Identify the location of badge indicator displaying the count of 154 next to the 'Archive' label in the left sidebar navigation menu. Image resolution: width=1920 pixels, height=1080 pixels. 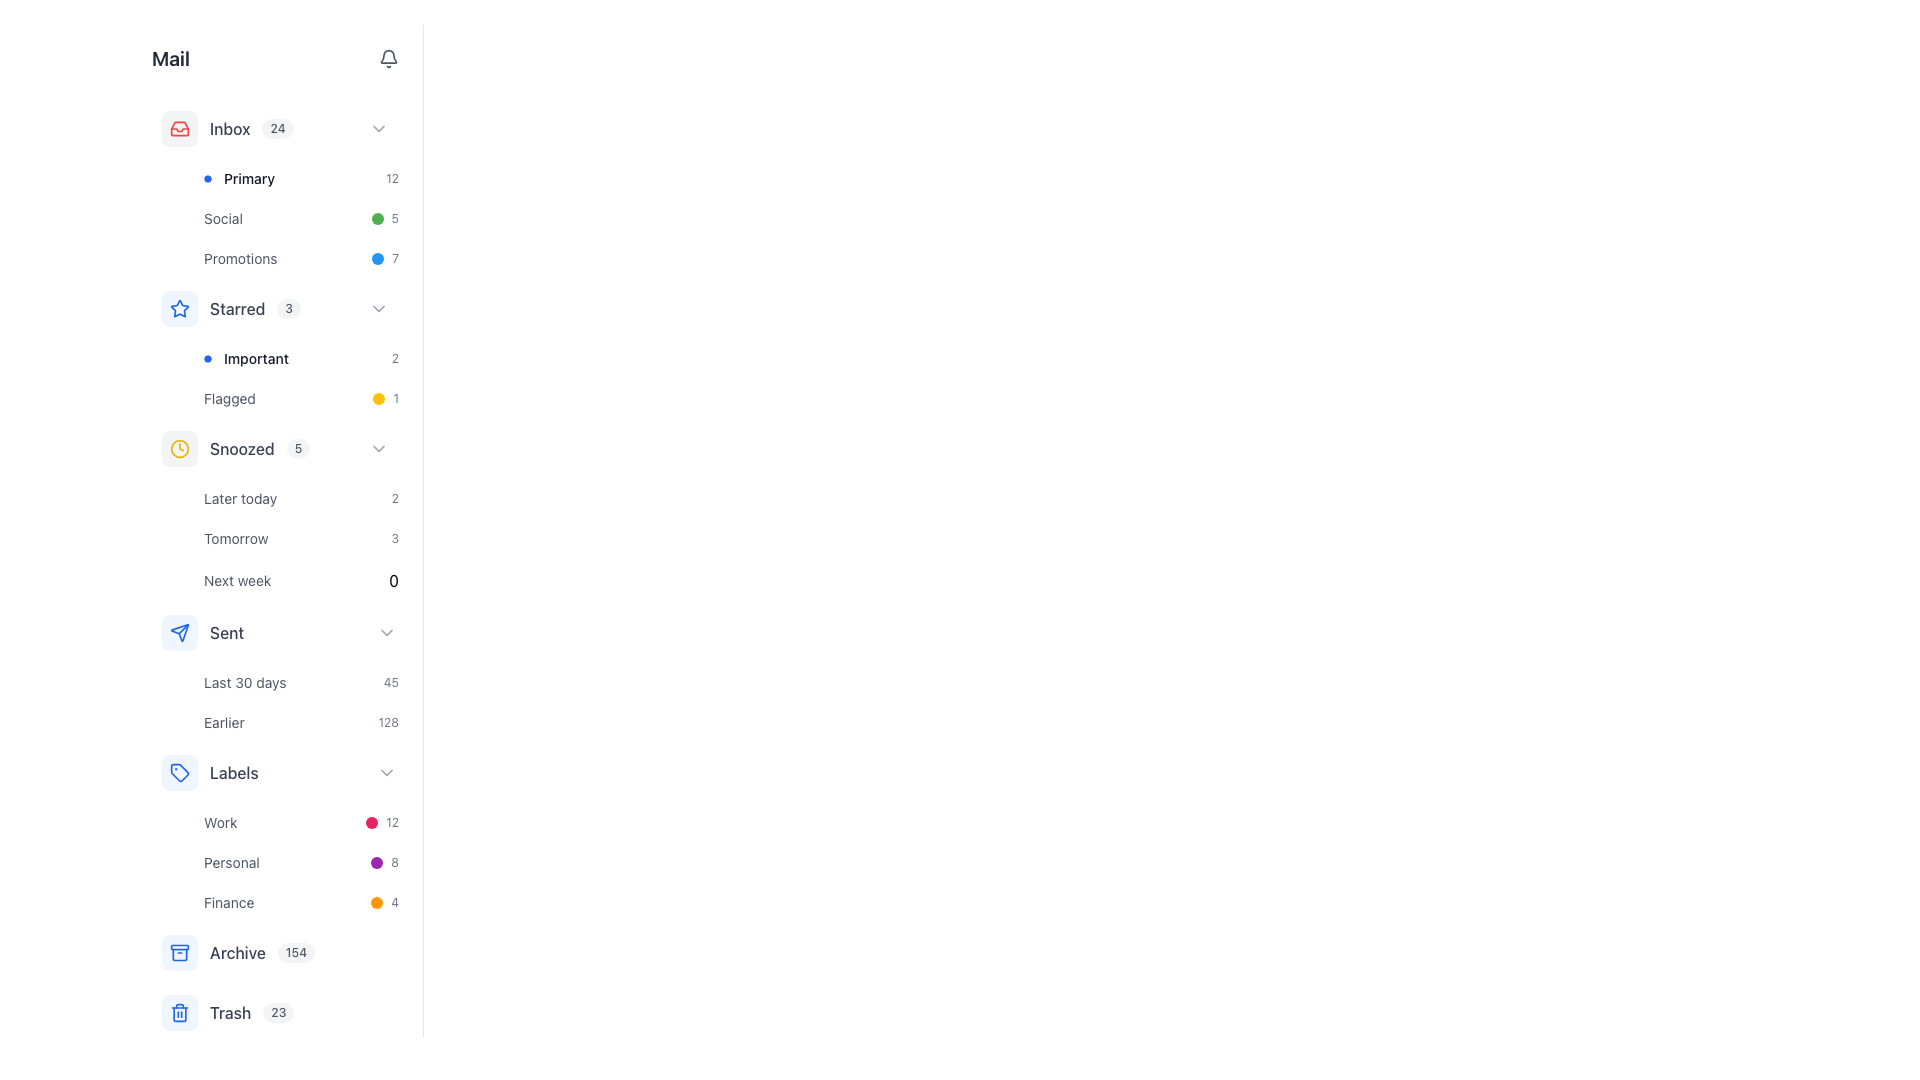
(261, 951).